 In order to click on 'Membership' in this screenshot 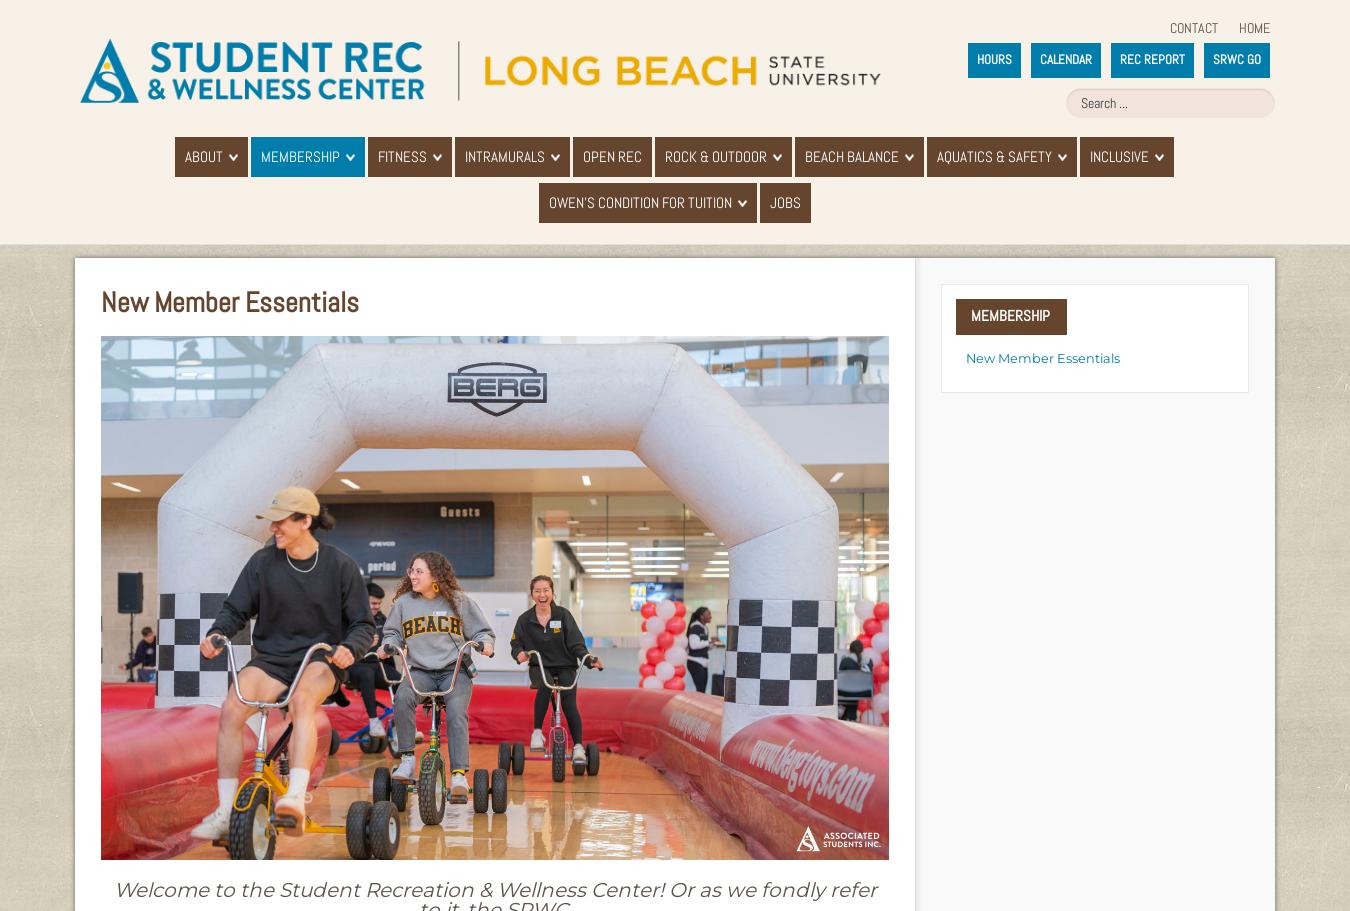, I will do `click(299, 156)`.